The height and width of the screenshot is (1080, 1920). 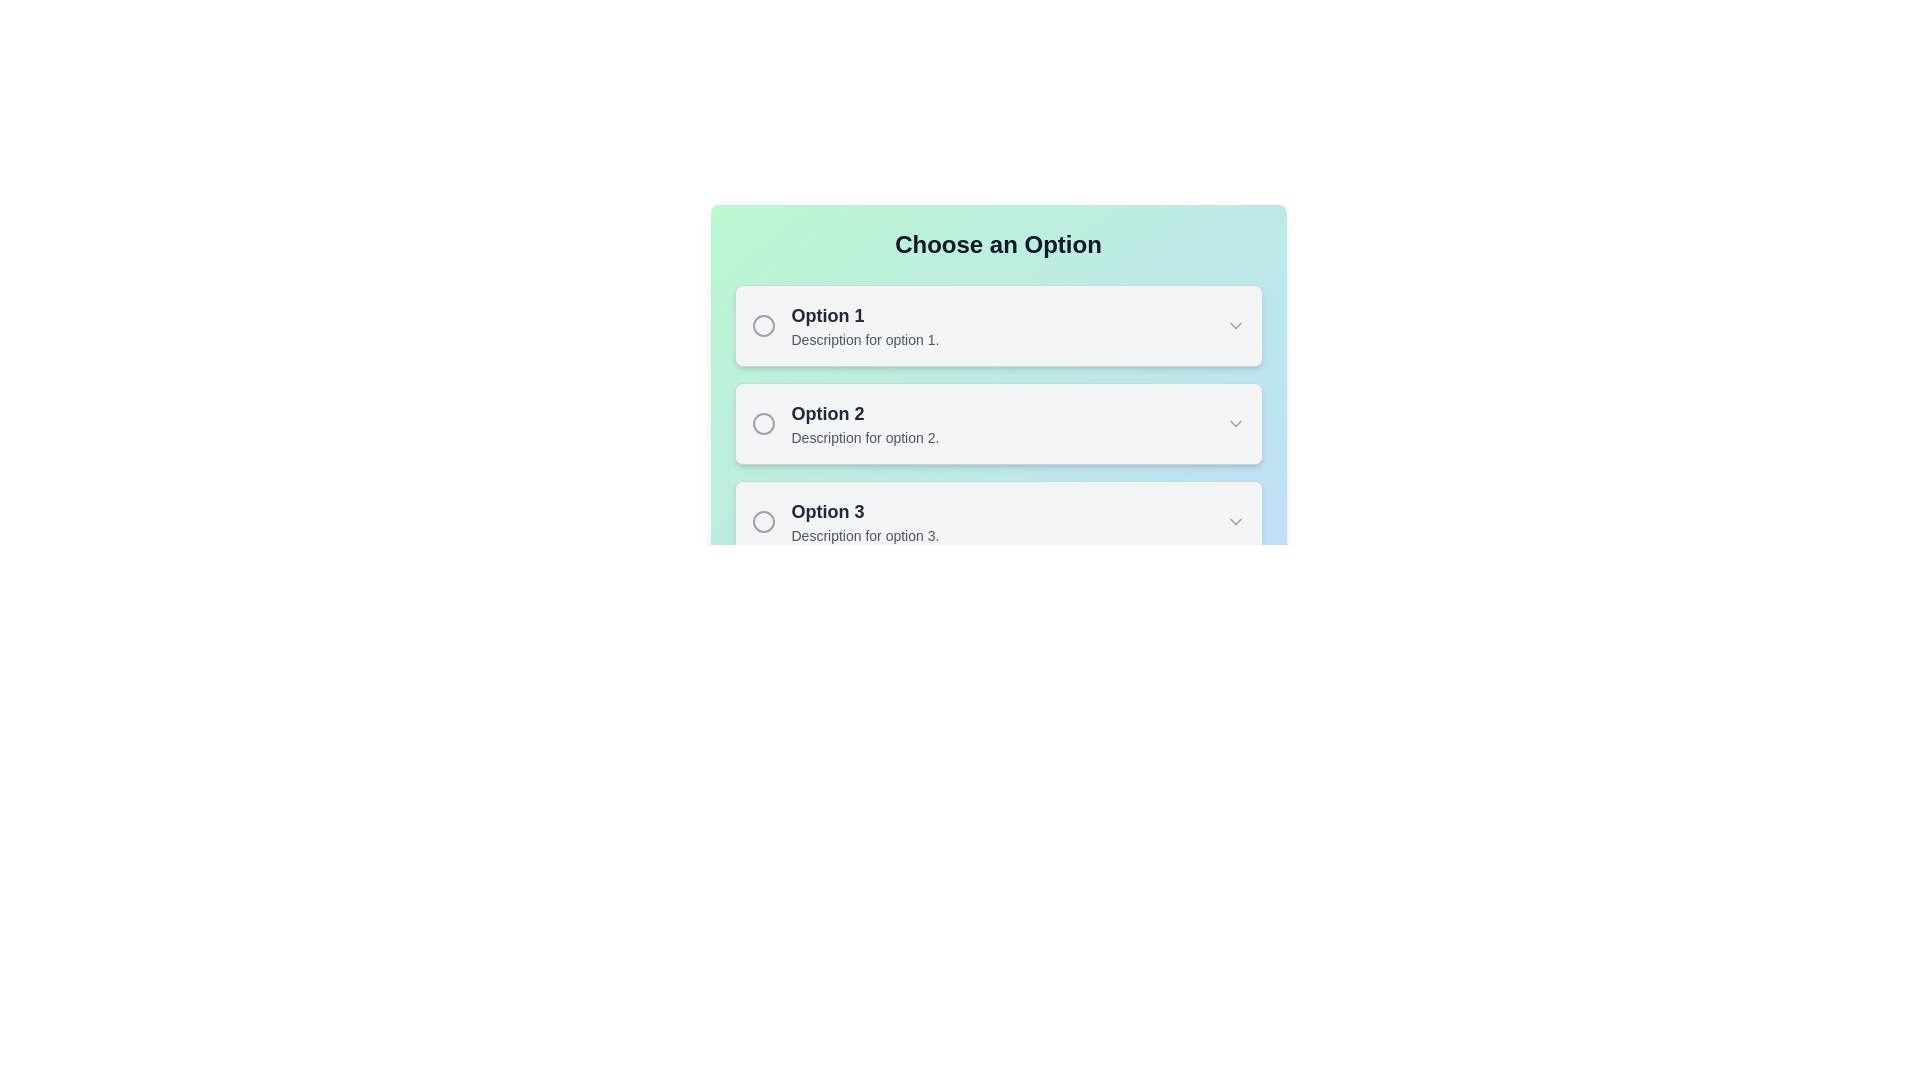 I want to click on the center of the graphic icon representing 'Option 2', so click(x=762, y=423).